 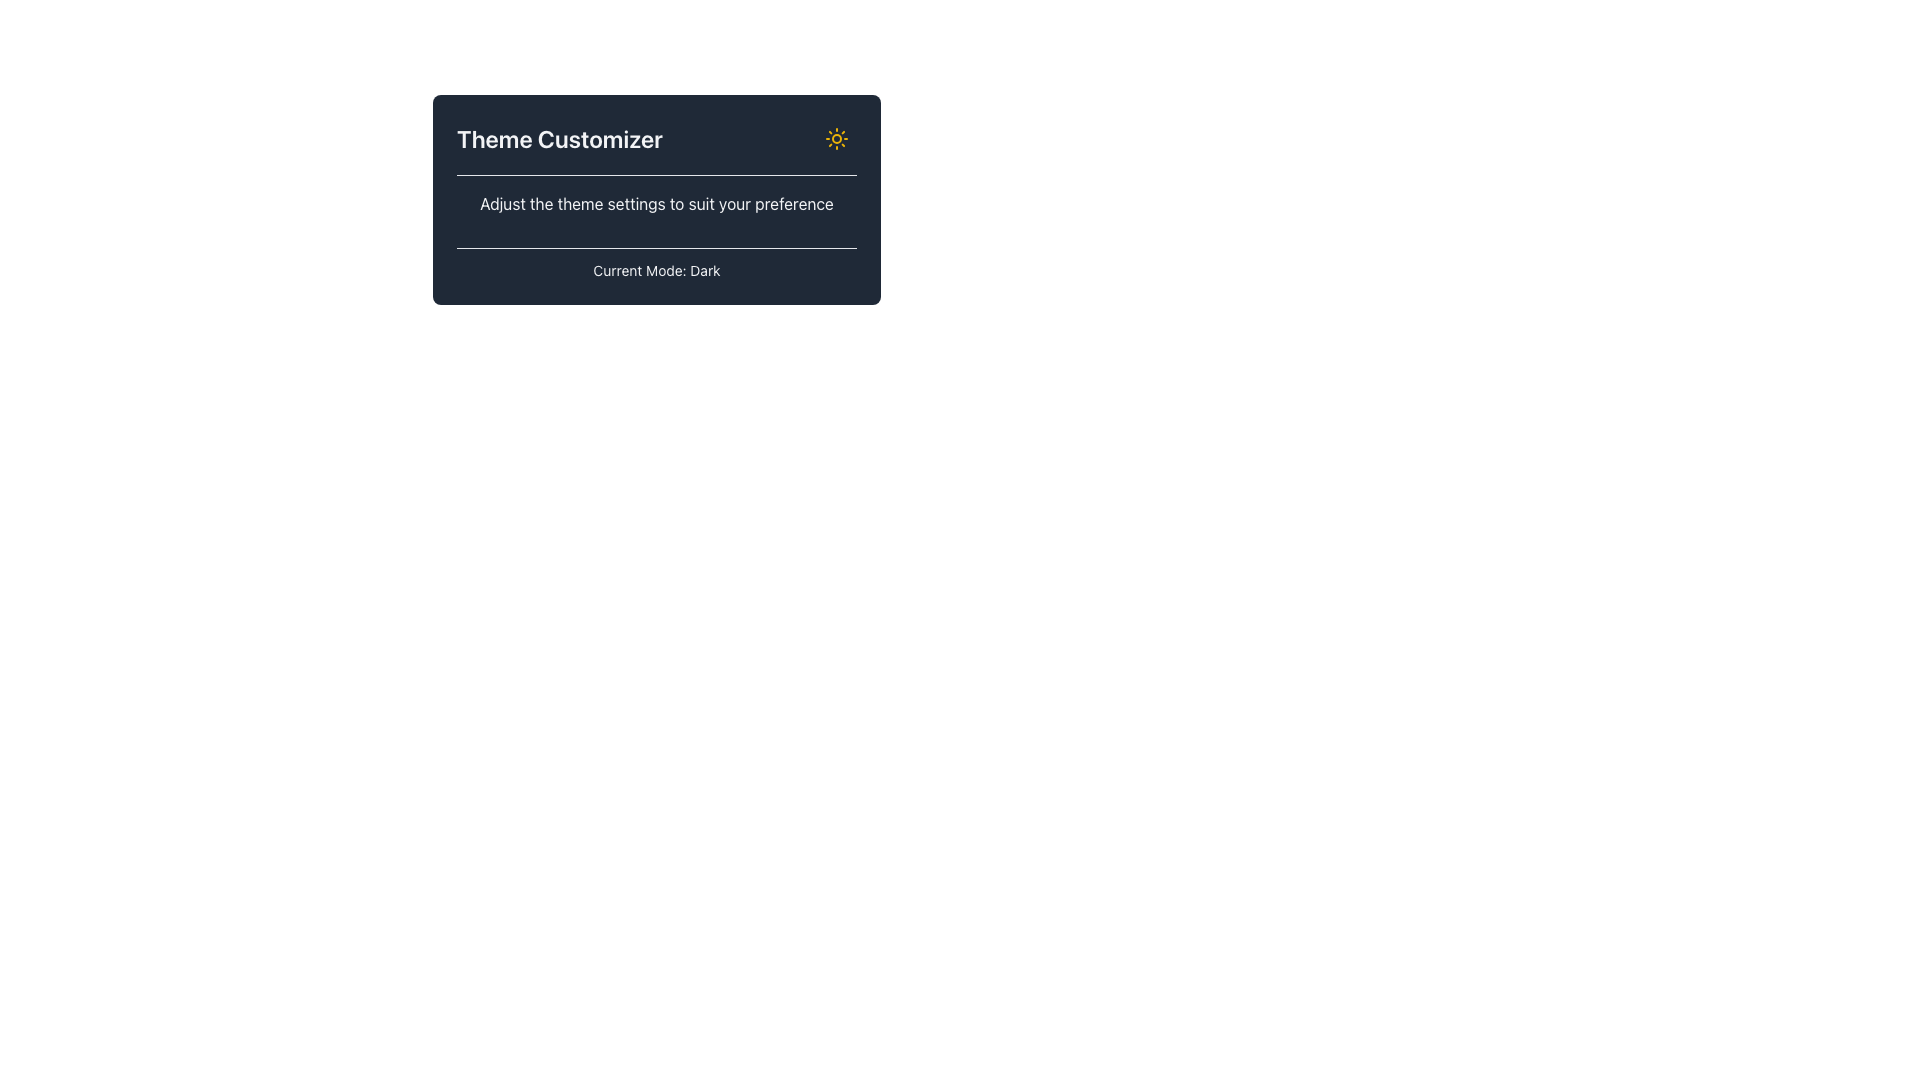 What do you see at coordinates (657, 212) in the screenshot?
I see `the informational Static Text related to theme customization located beneath the 'Theme Customizer' header and above the 'Current Mode: Dark' line` at bounding box center [657, 212].